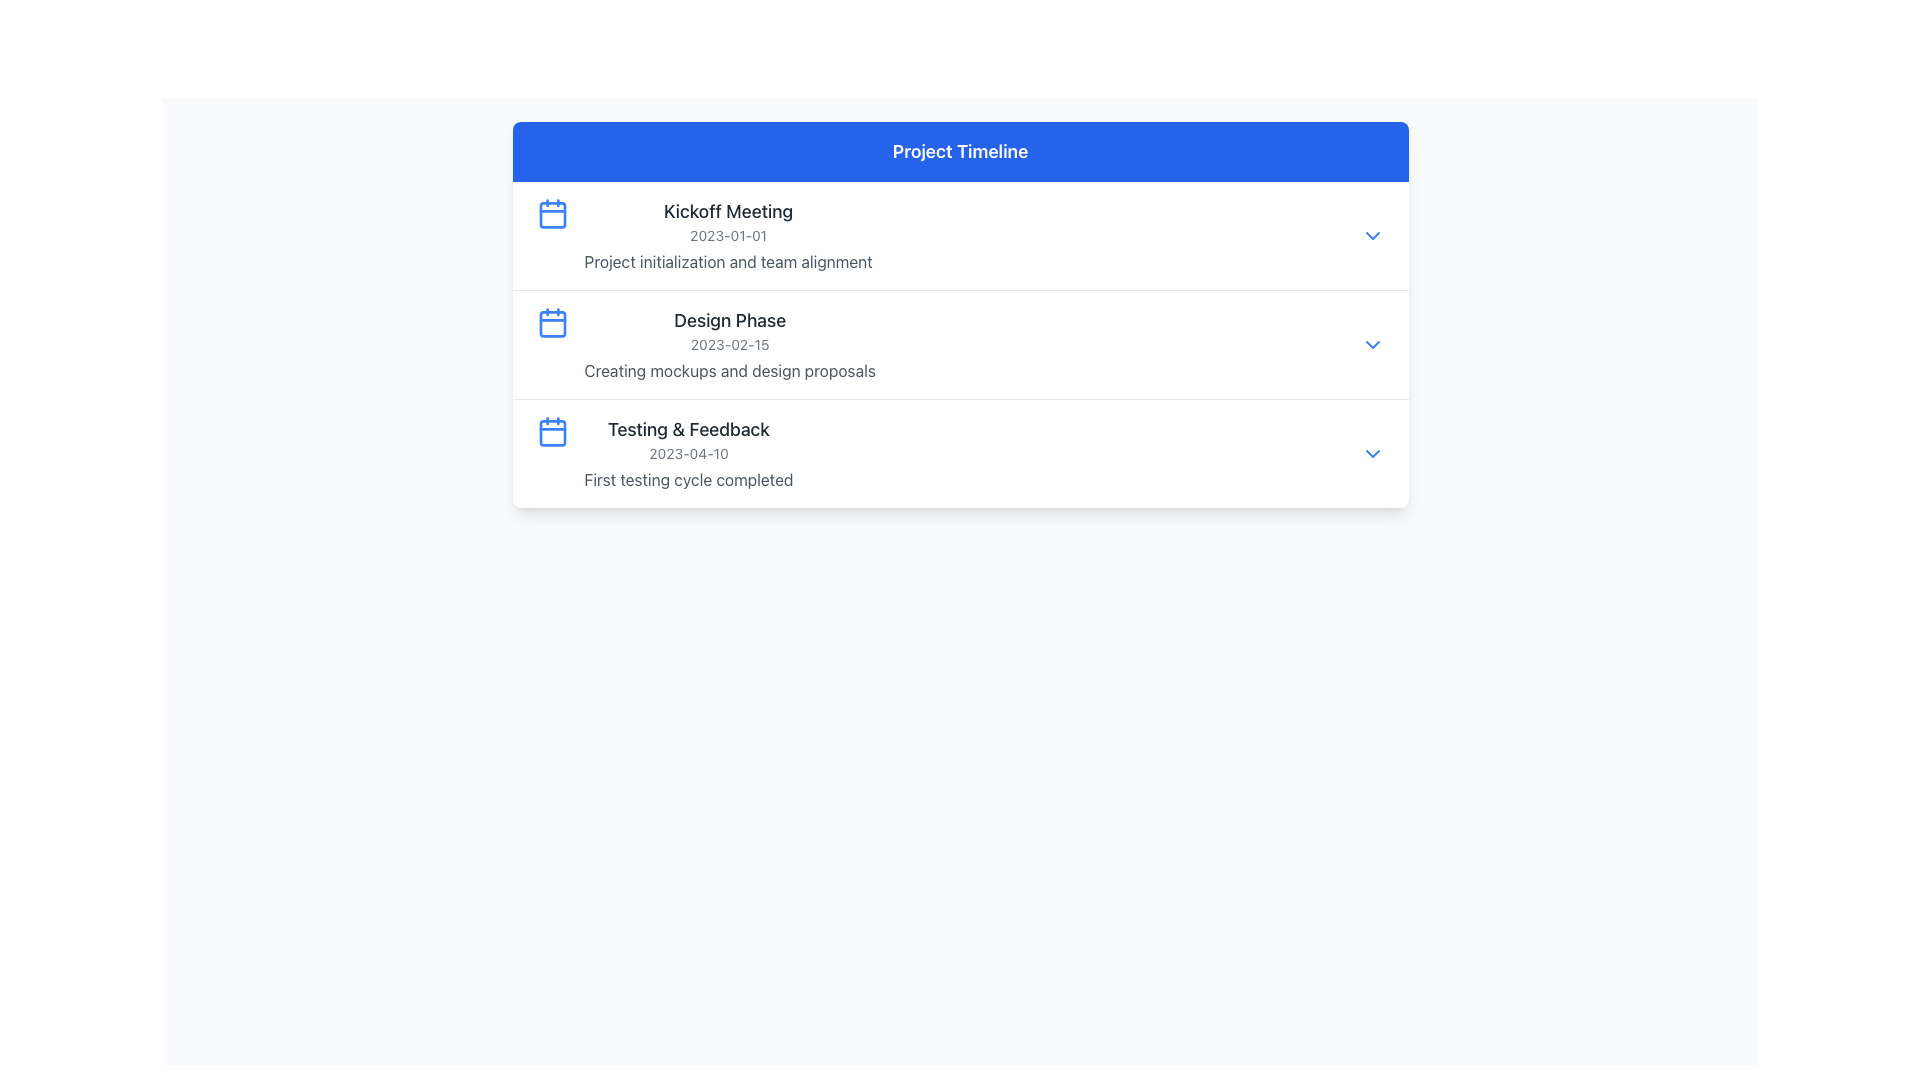  I want to click on description of the 'Design Phase' informational section which displays the date '2023-02-15' and the description 'Creating mockups and design proposals', so click(960, 343).